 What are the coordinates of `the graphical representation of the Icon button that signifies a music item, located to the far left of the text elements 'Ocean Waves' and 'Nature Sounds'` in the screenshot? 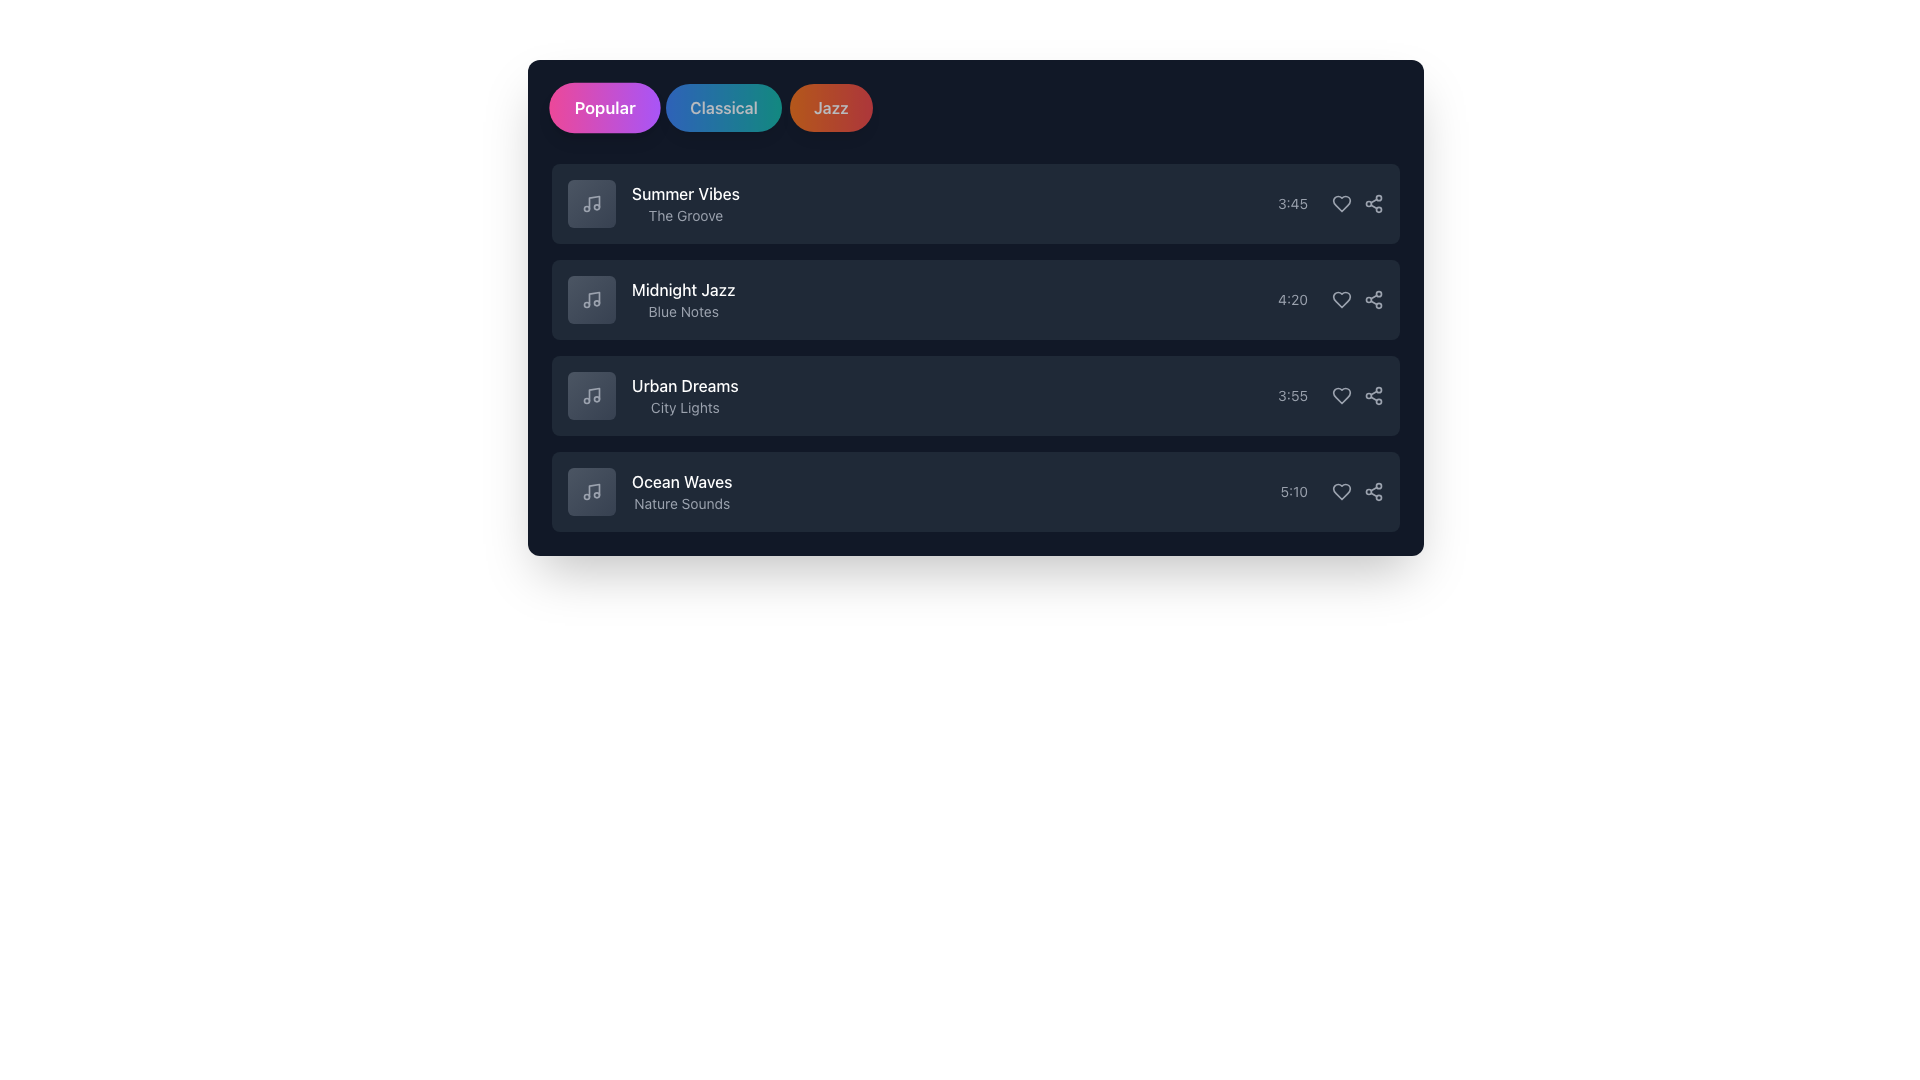 It's located at (590, 492).